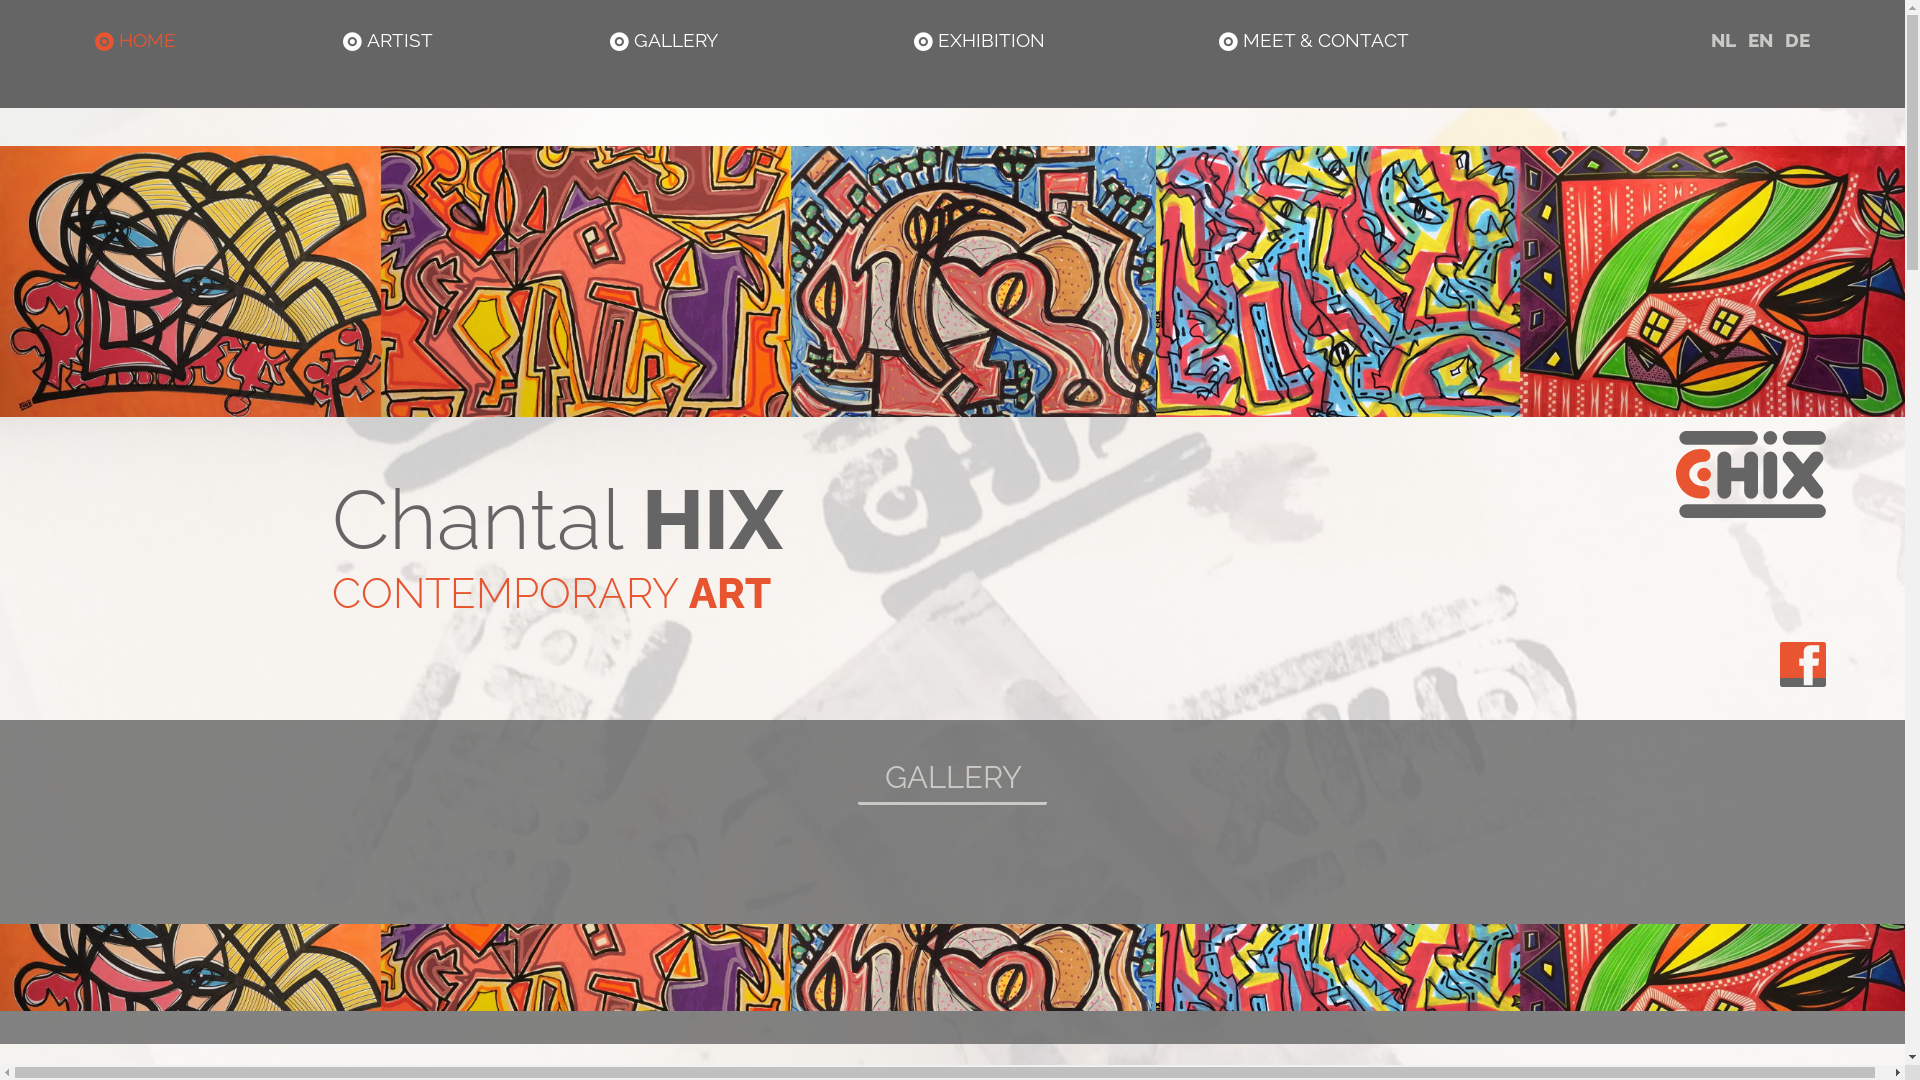  Describe the element at coordinates (388, 40) in the screenshot. I see `' ARTIST'` at that location.